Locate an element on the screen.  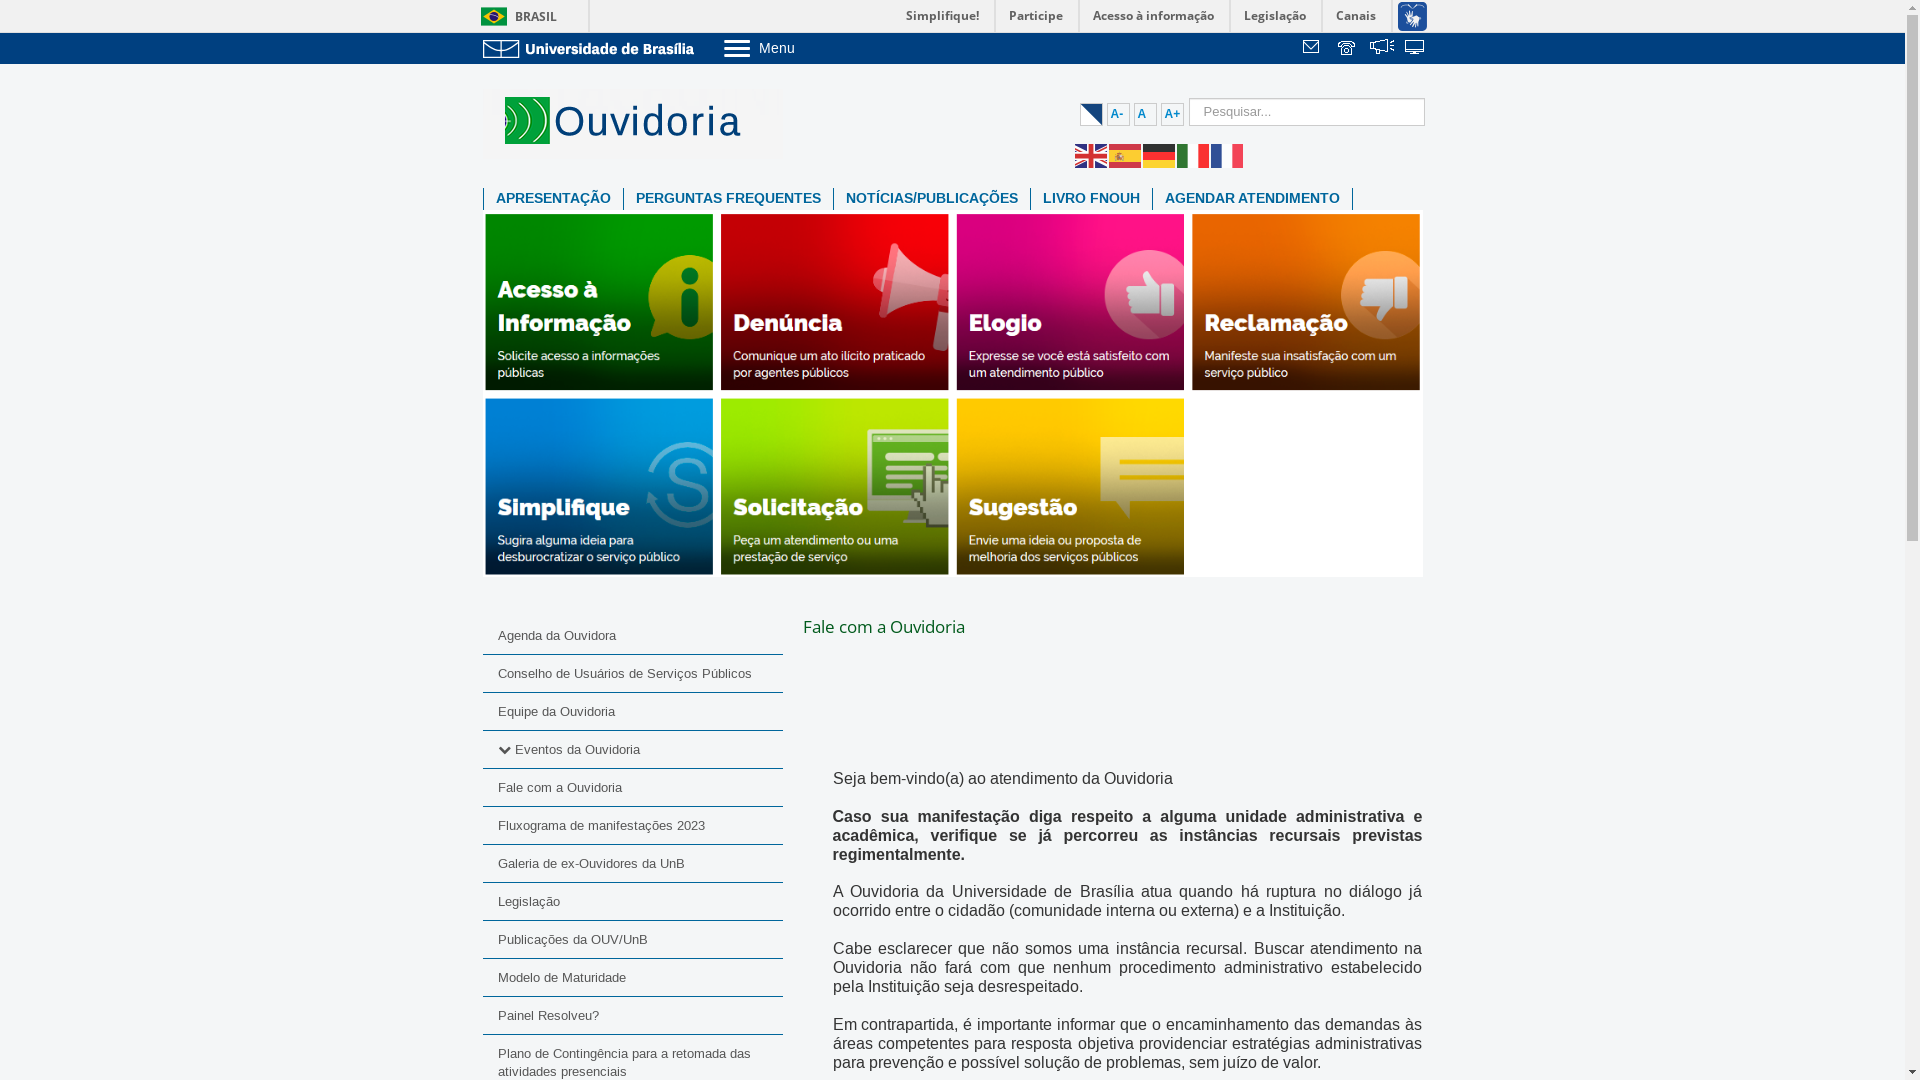
'Ir para o Portal da UnB' is located at coordinates (590, 47).